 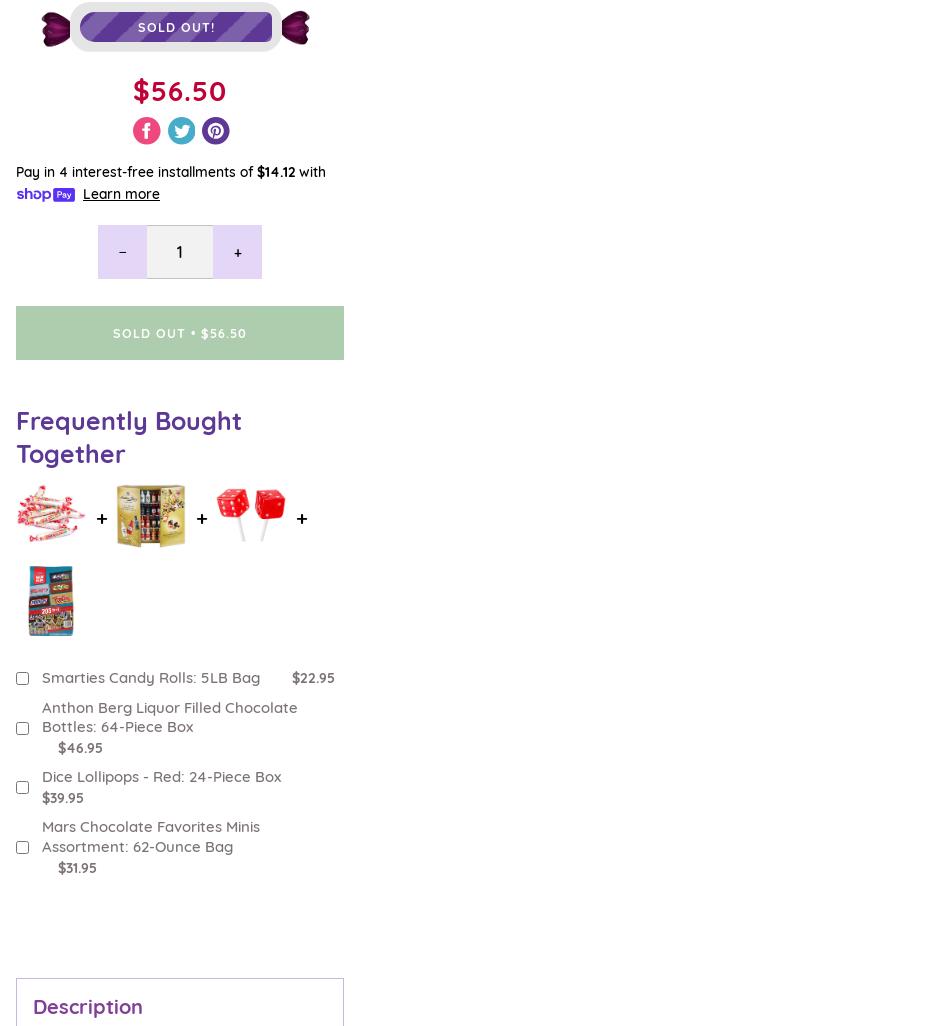 I want to click on 'Come Visit Us', so click(x=60, y=750).